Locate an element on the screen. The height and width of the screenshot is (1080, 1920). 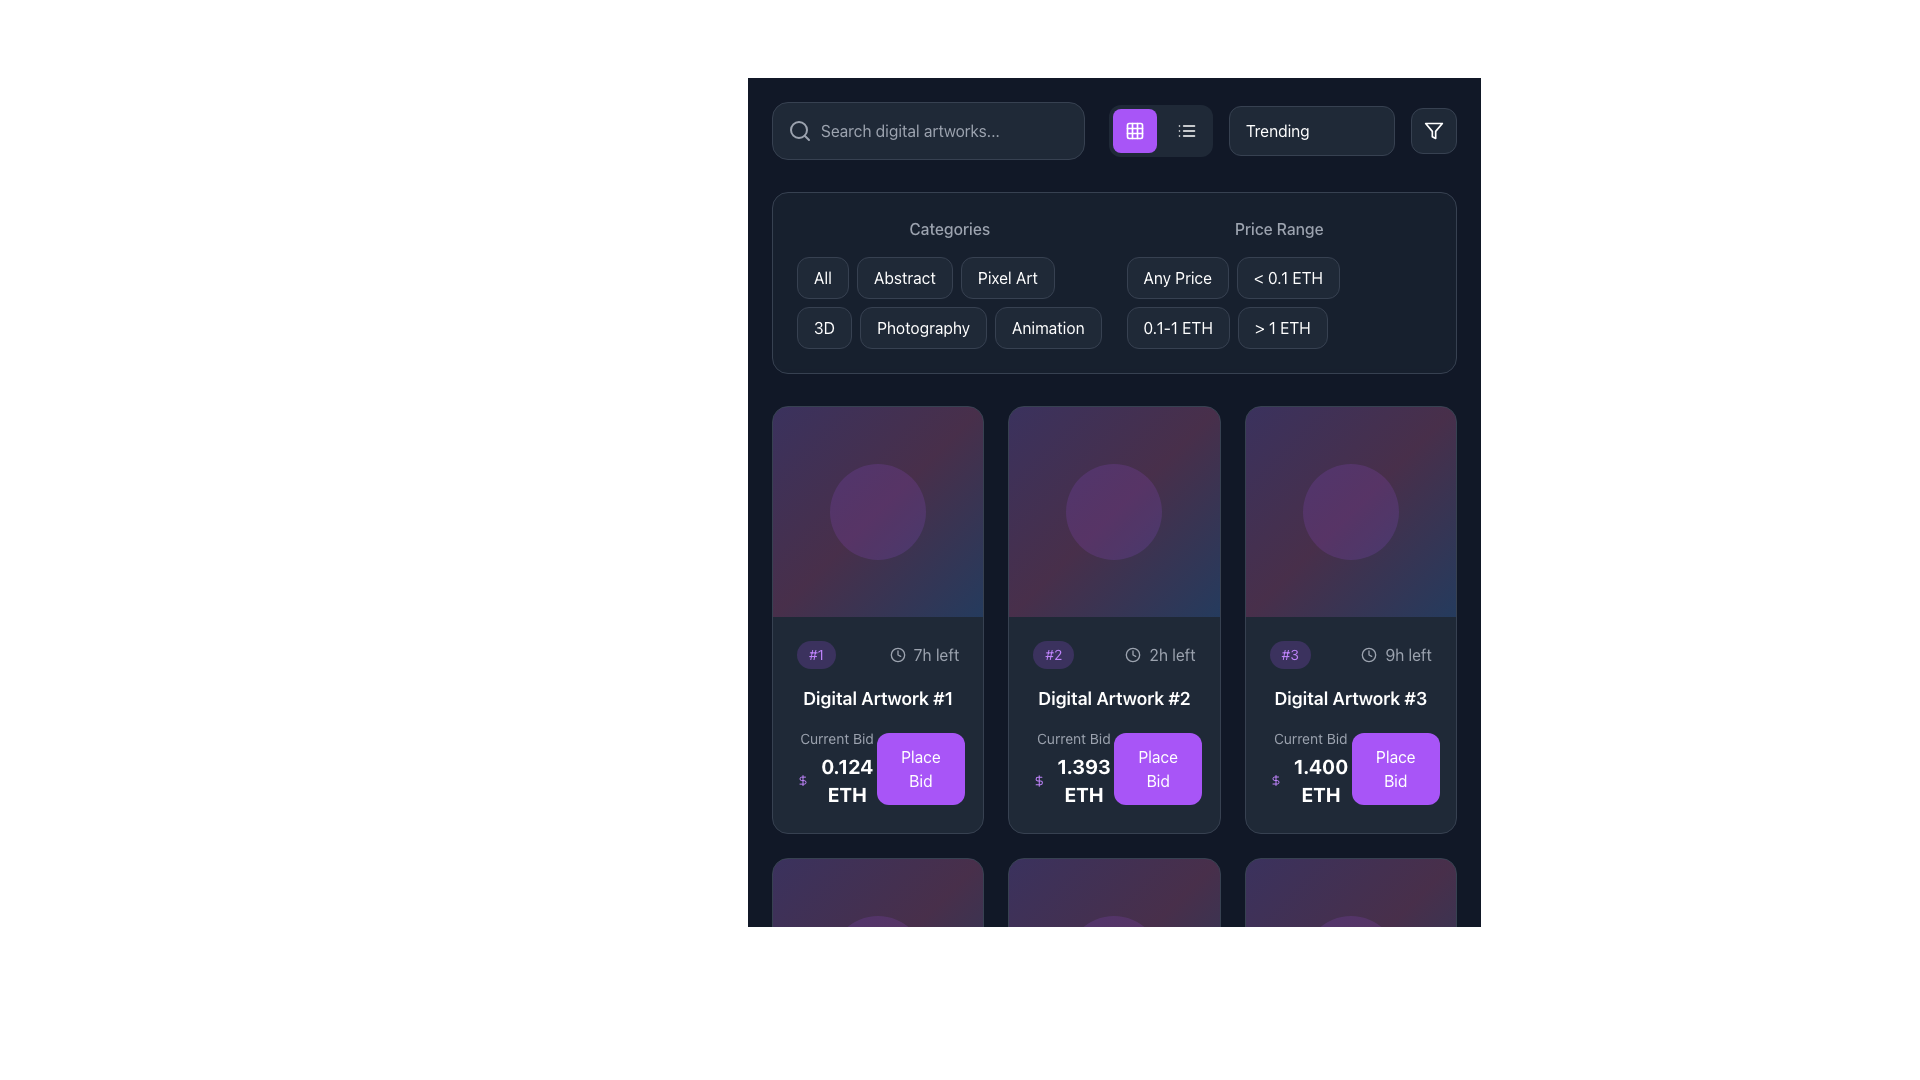
the 'Trending' button located in the top-center horizontal panel is located at coordinates (1311, 131).